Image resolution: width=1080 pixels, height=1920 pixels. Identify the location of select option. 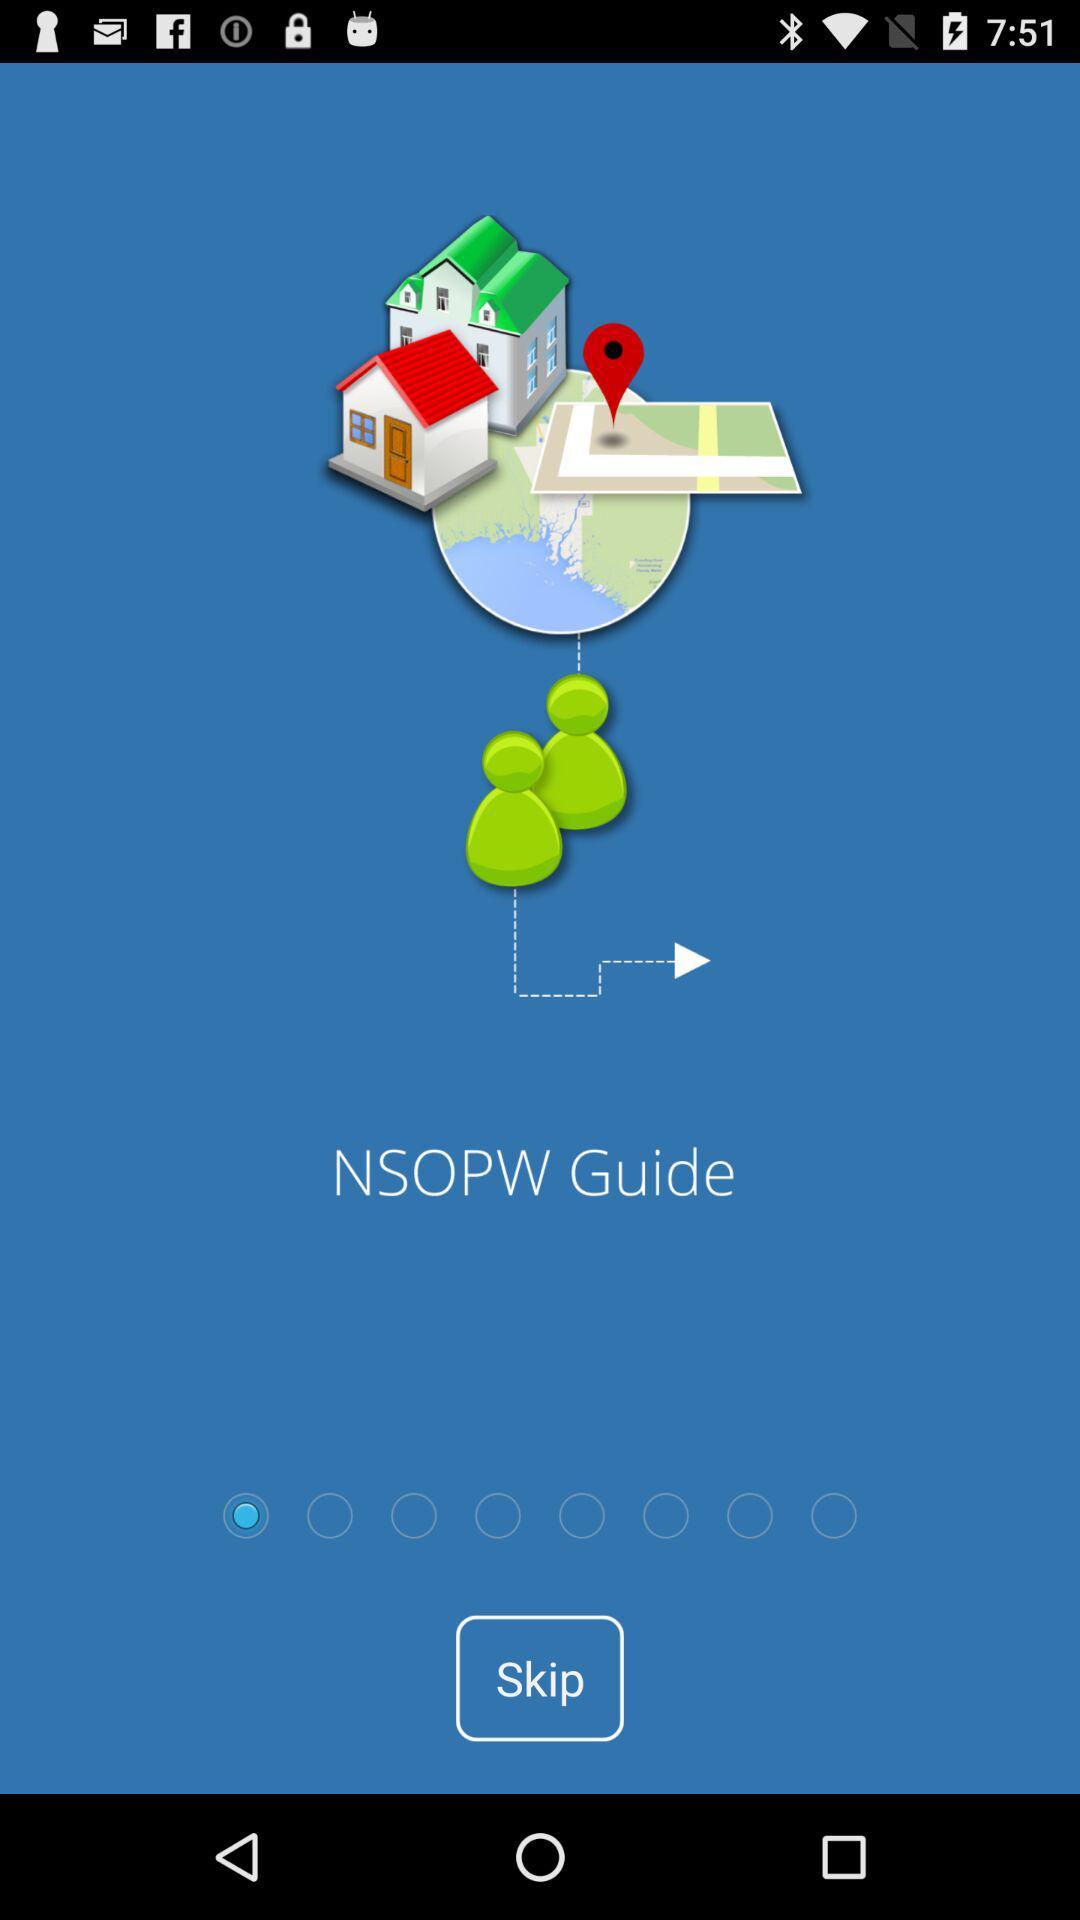
(245, 1515).